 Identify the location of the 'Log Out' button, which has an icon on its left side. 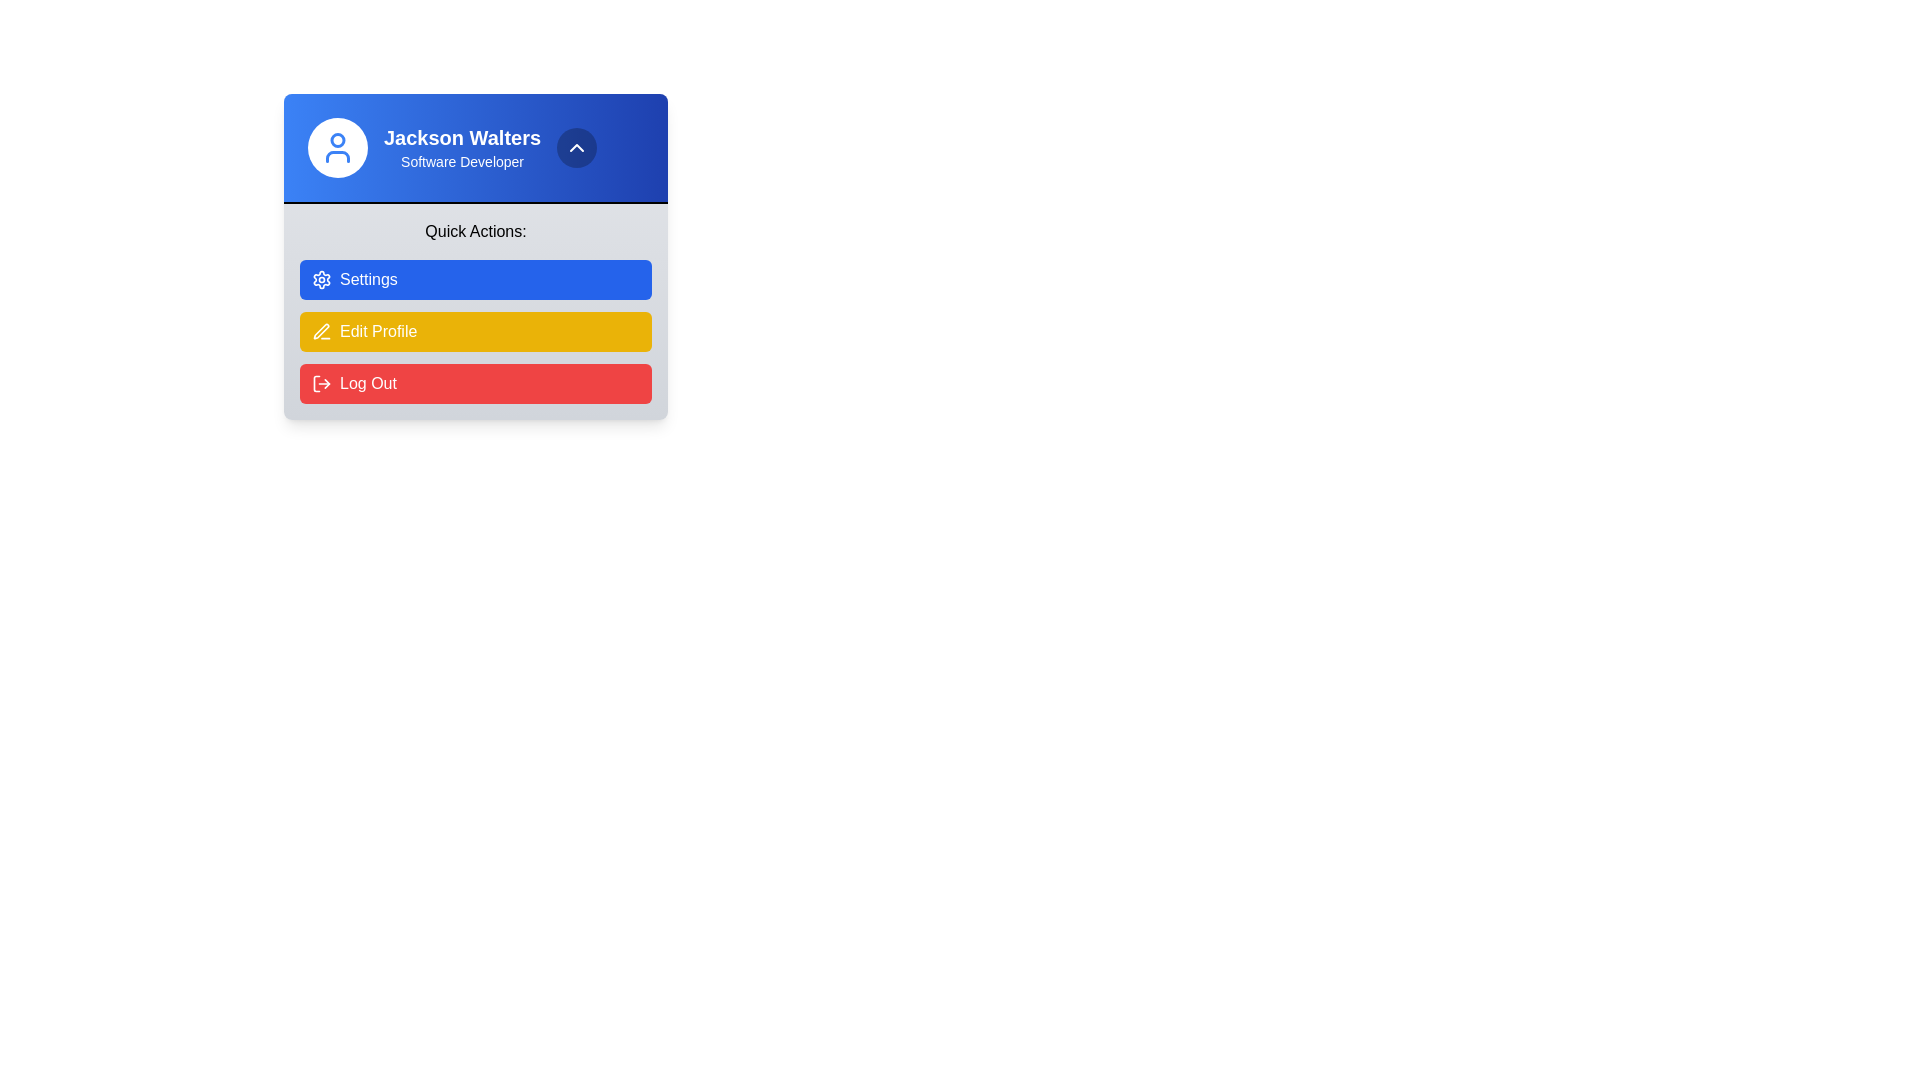
(321, 384).